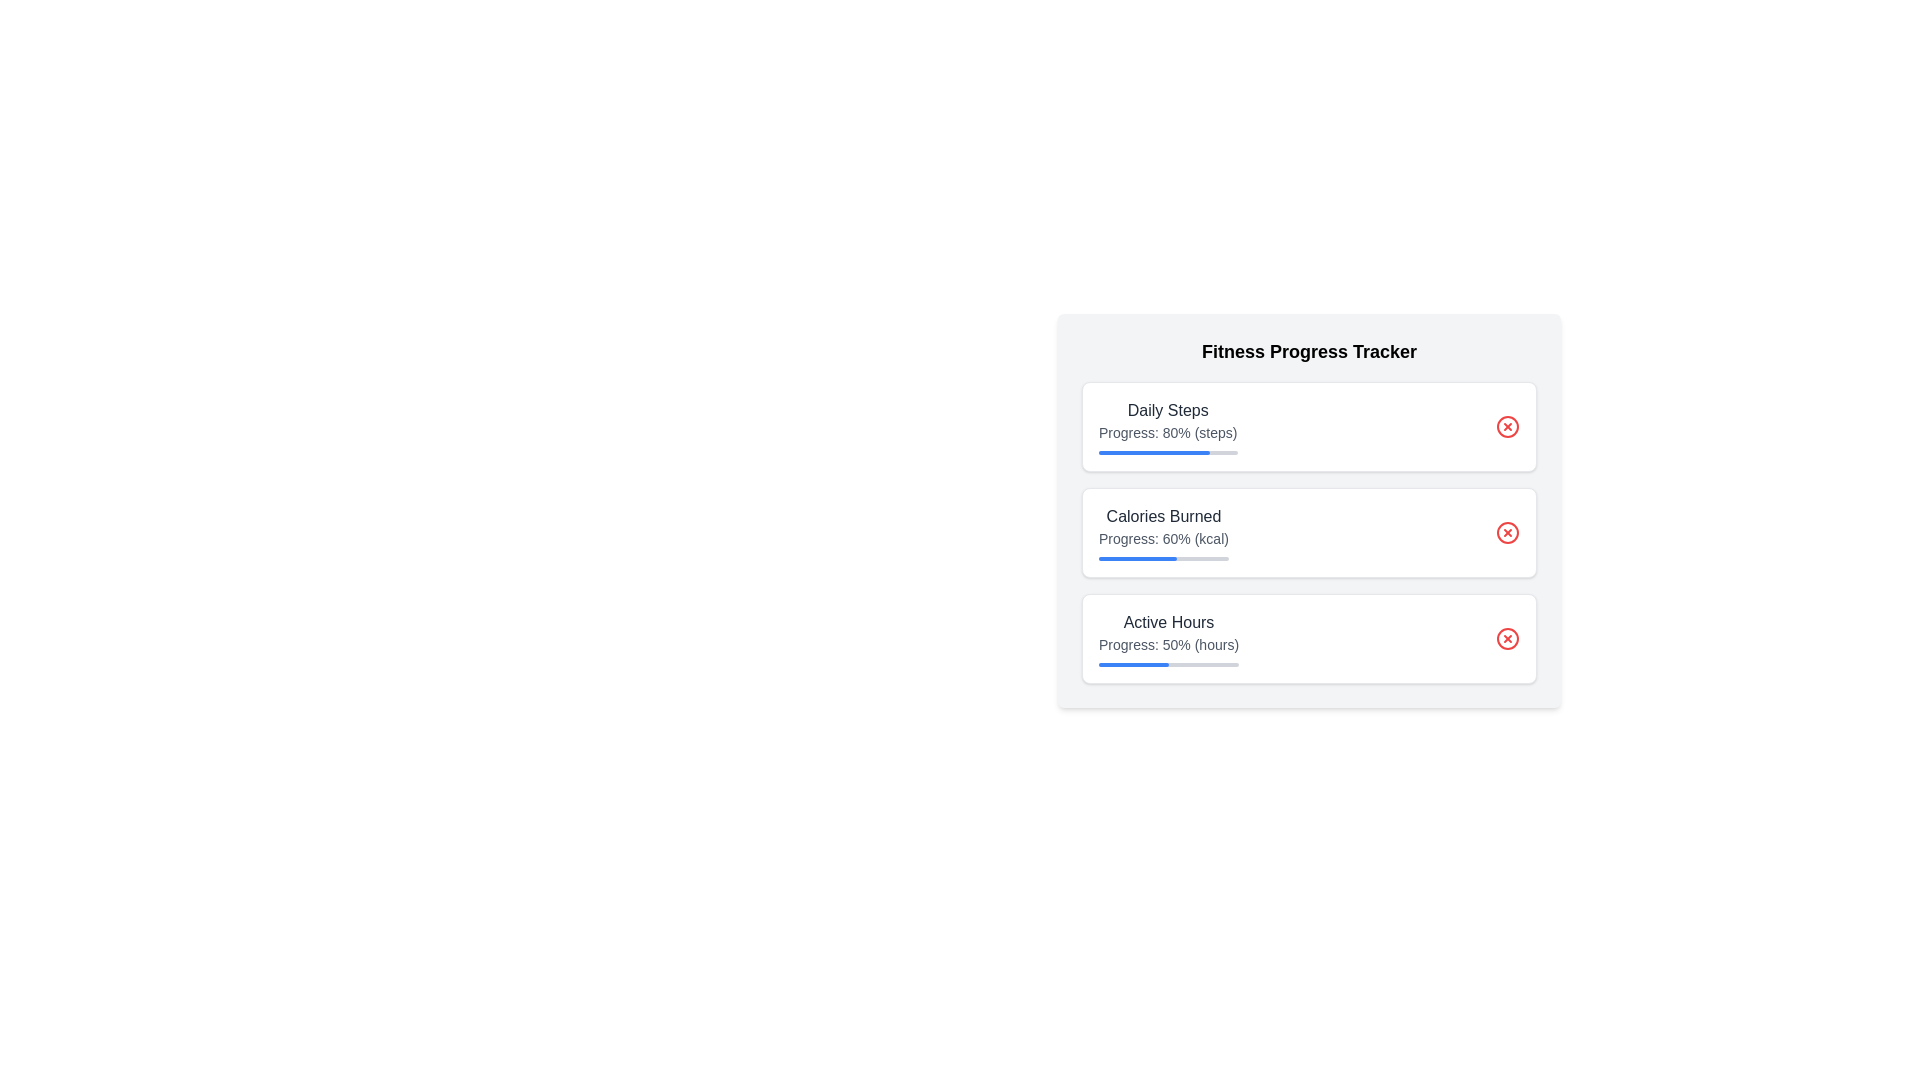  I want to click on the progress details of the calorie burning Card located in the Fitness Progress Tracker, which is the second card in a vertical list, so click(1309, 509).